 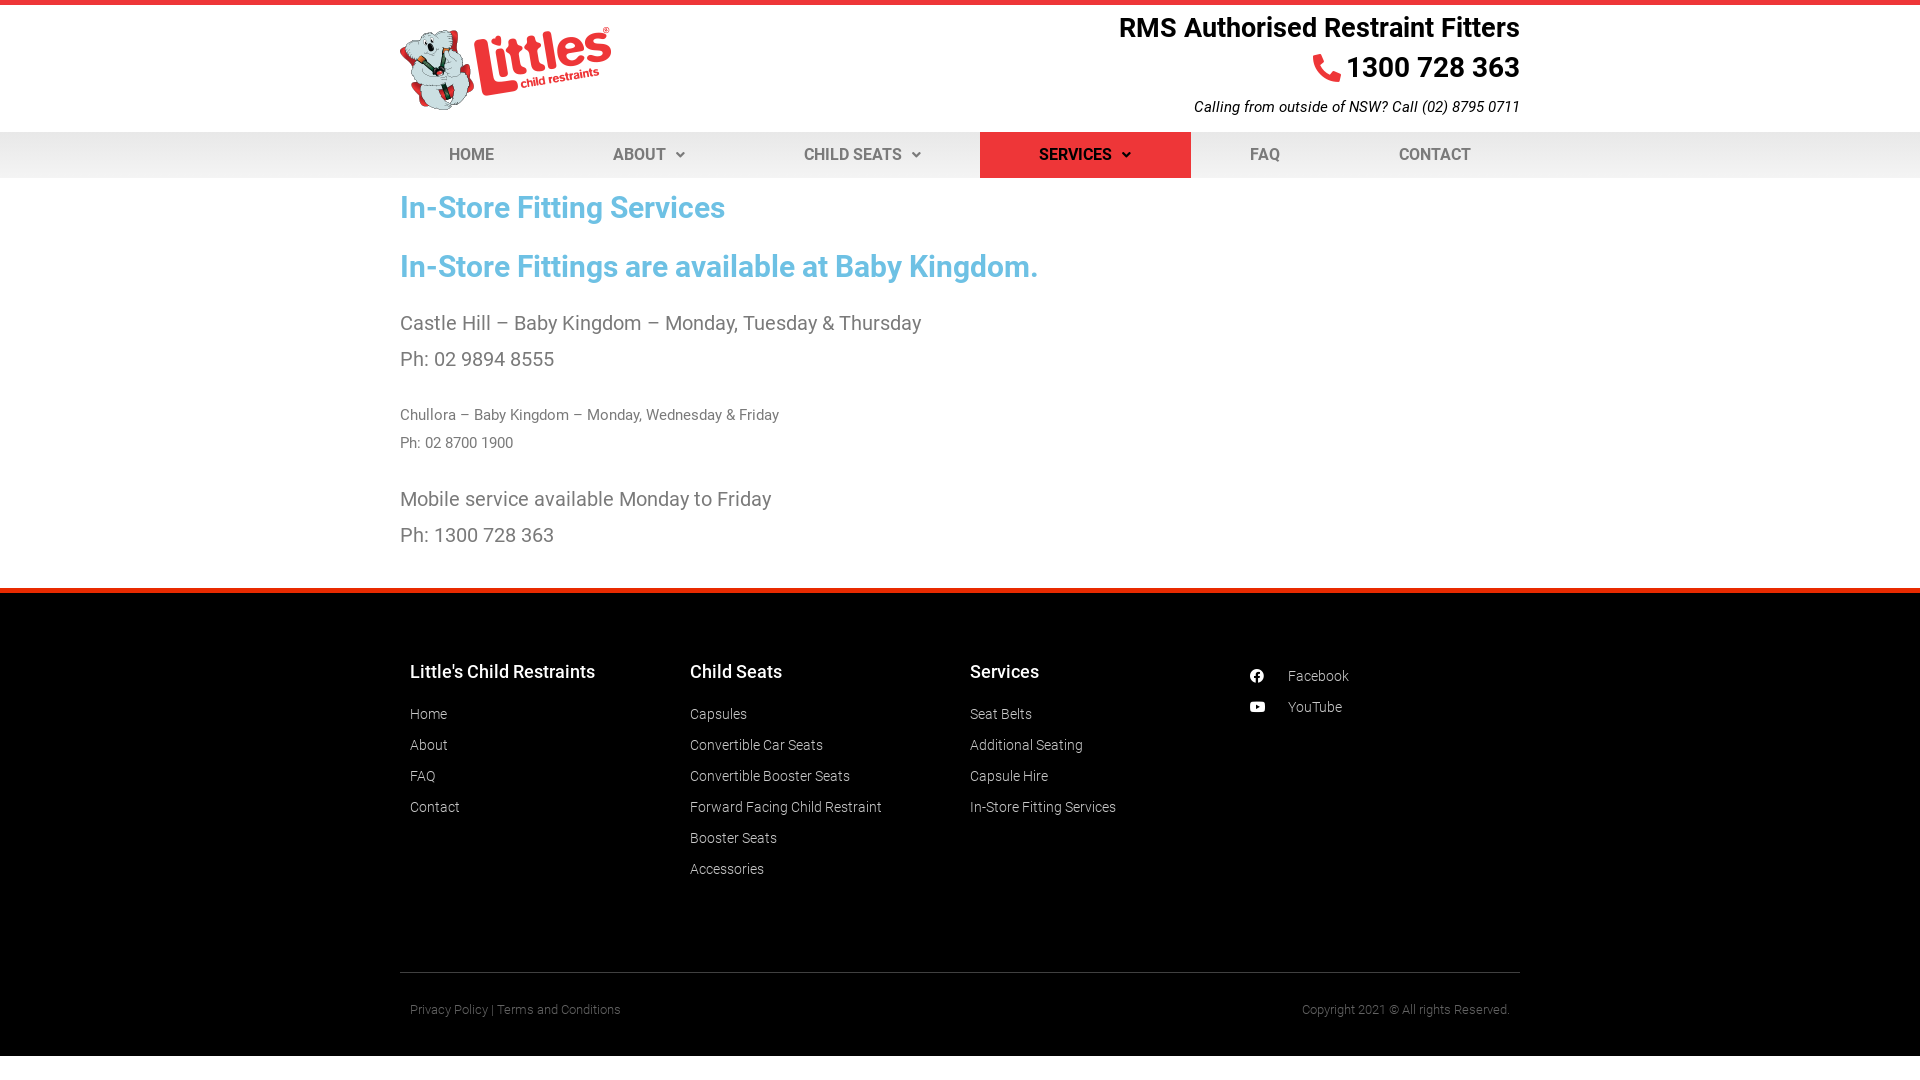 I want to click on 'CHILD SEATS', so click(x=862, y=153).